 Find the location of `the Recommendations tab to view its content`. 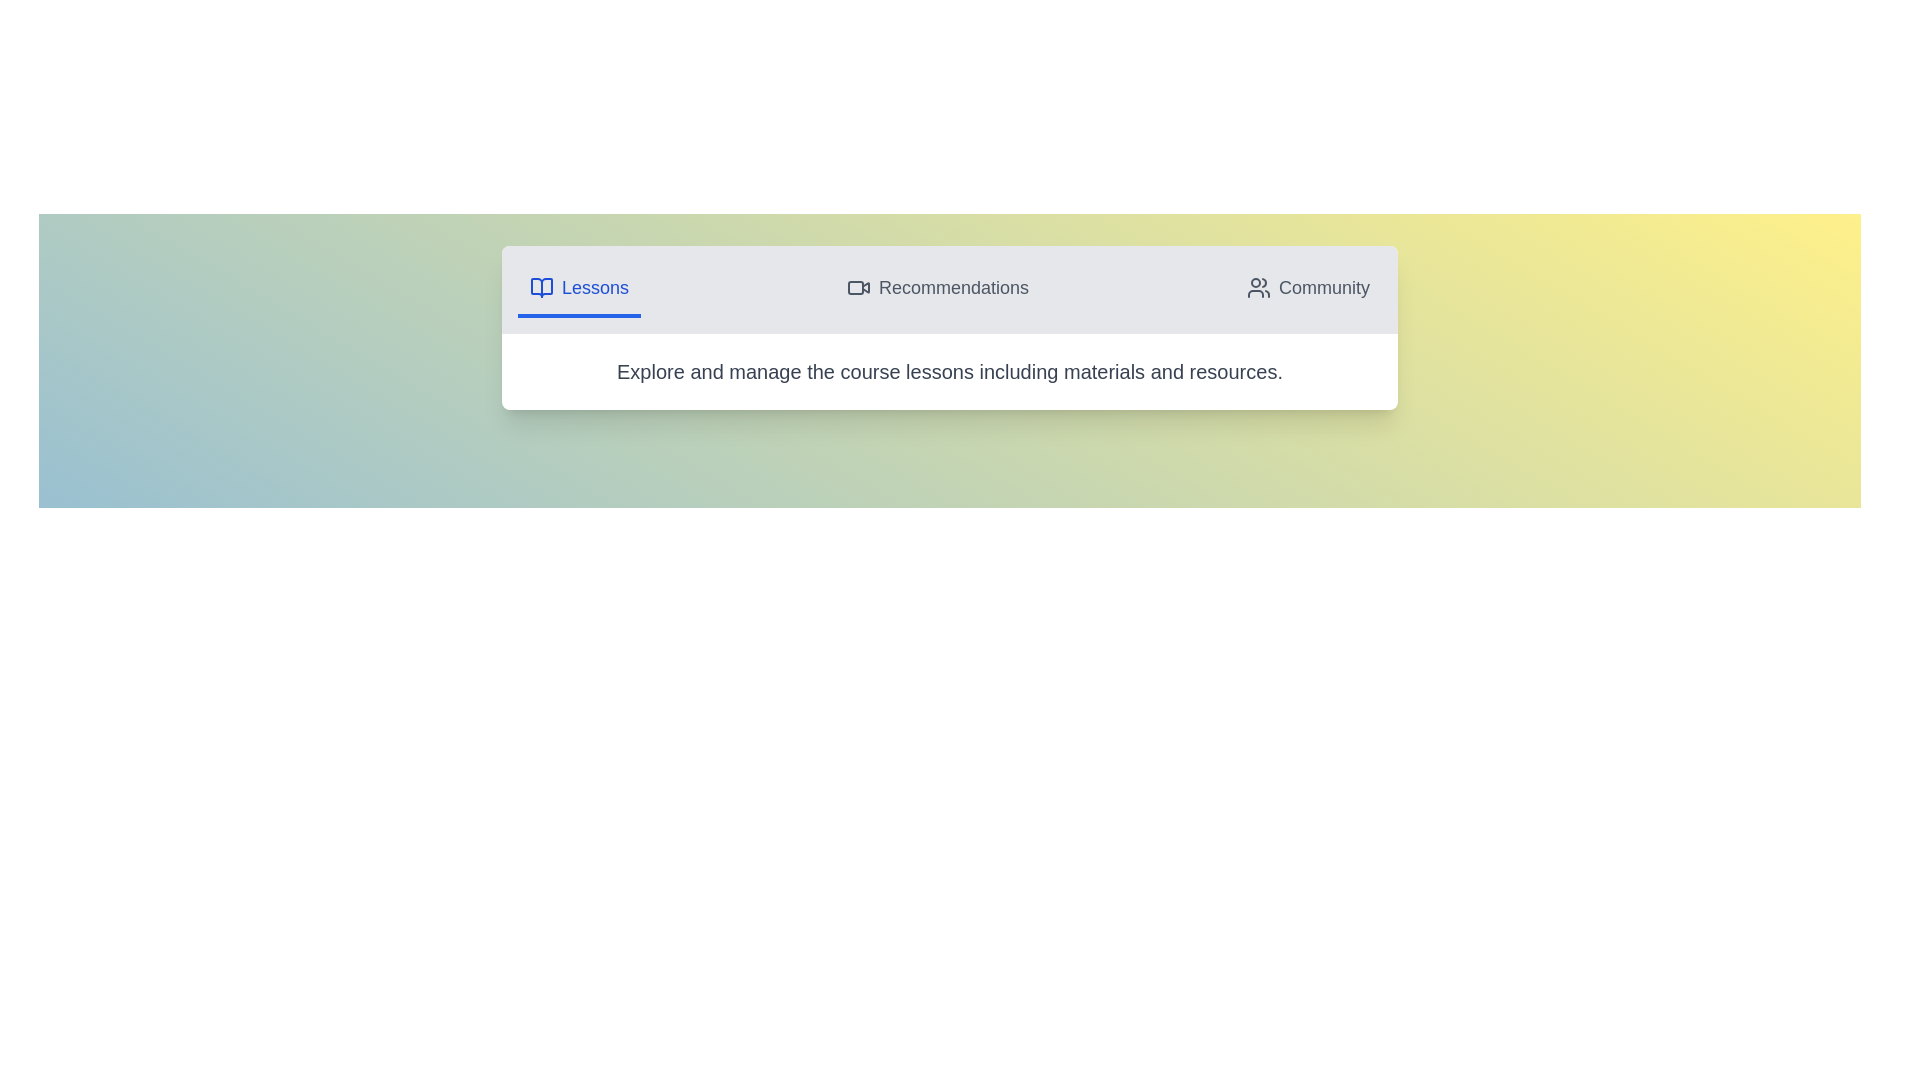

the Recommendations tab to view its content is located at coordinates (936, 289).